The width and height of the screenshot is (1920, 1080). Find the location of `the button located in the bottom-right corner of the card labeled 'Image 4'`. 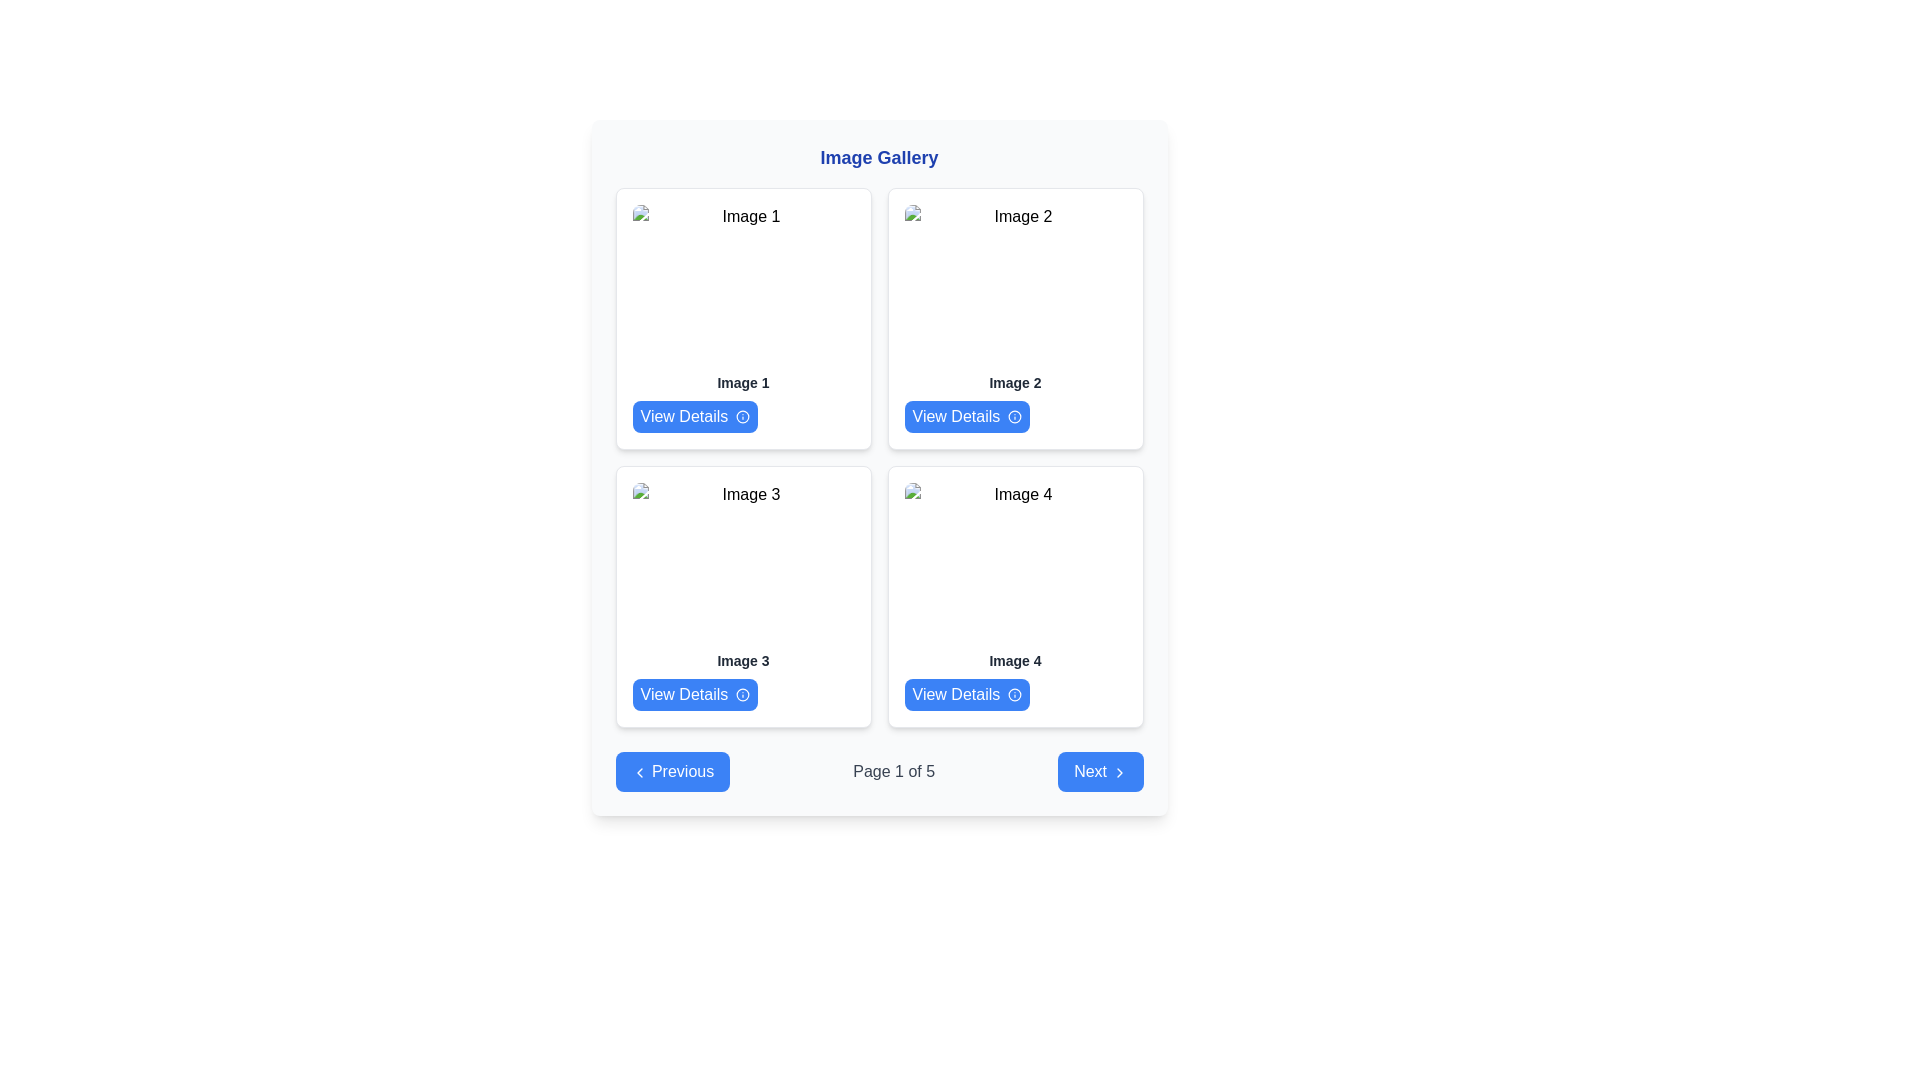

the button located in the bottom-right corner of the card labeled 'Image 4' is located at coordinates (967, 693).